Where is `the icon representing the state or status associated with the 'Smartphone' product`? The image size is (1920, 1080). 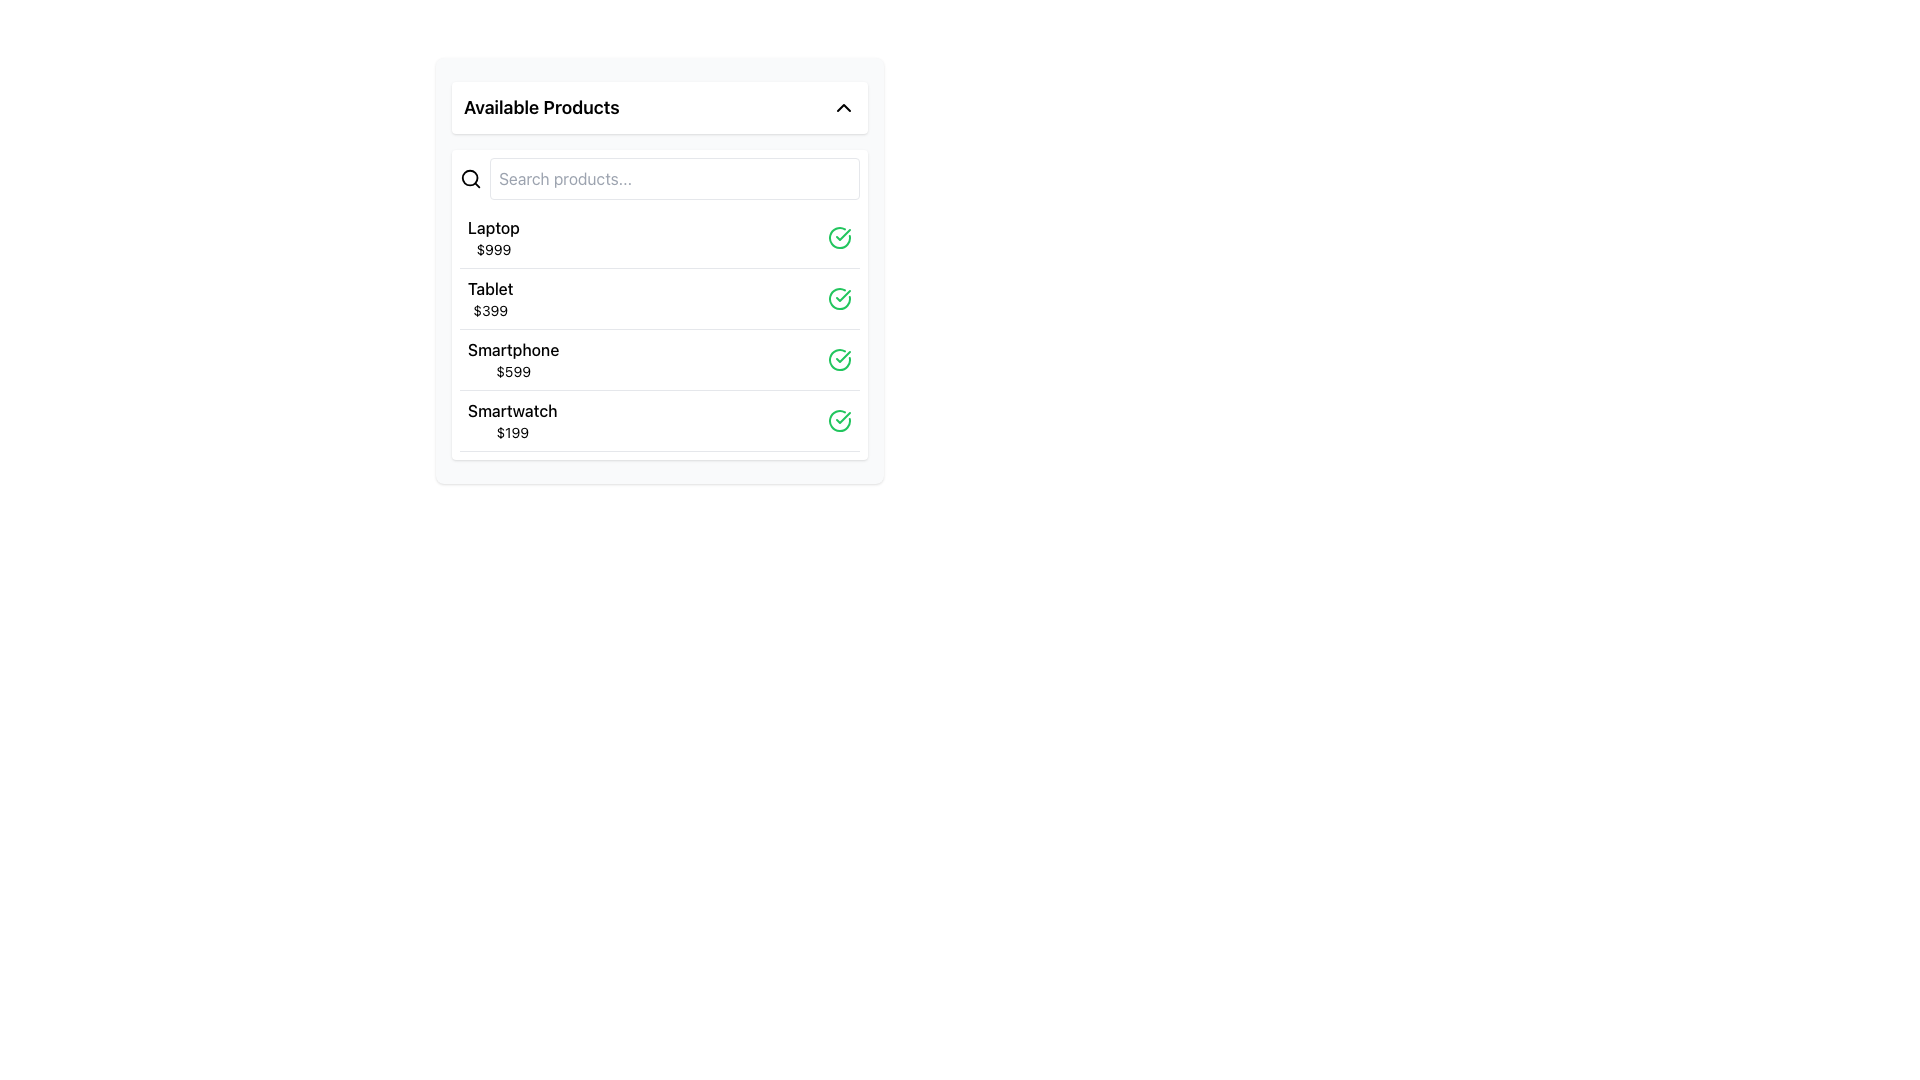
the icon representing the state or status associated with the 'Smartphone' product is located at coordinates (840, 358).